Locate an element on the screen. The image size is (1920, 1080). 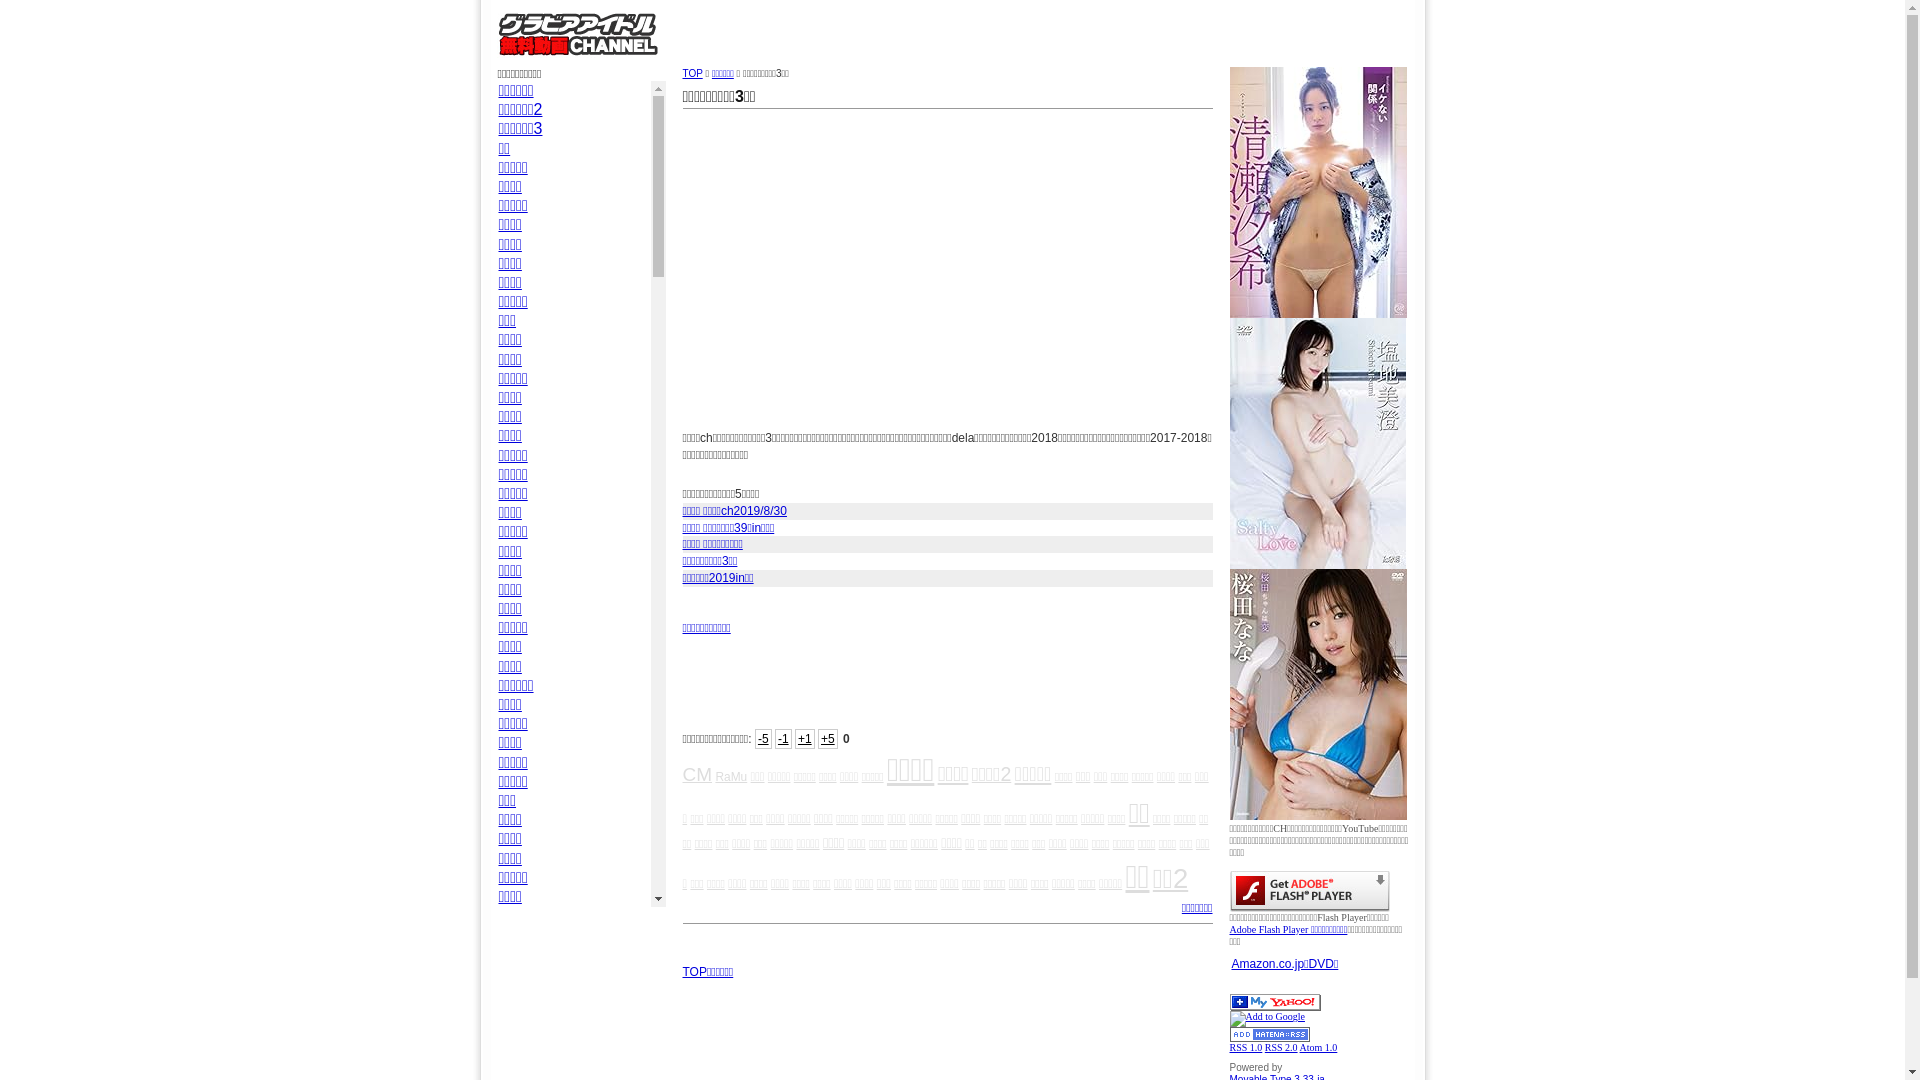
'Atom 1.0' is located at coordinates (1319, 1046).